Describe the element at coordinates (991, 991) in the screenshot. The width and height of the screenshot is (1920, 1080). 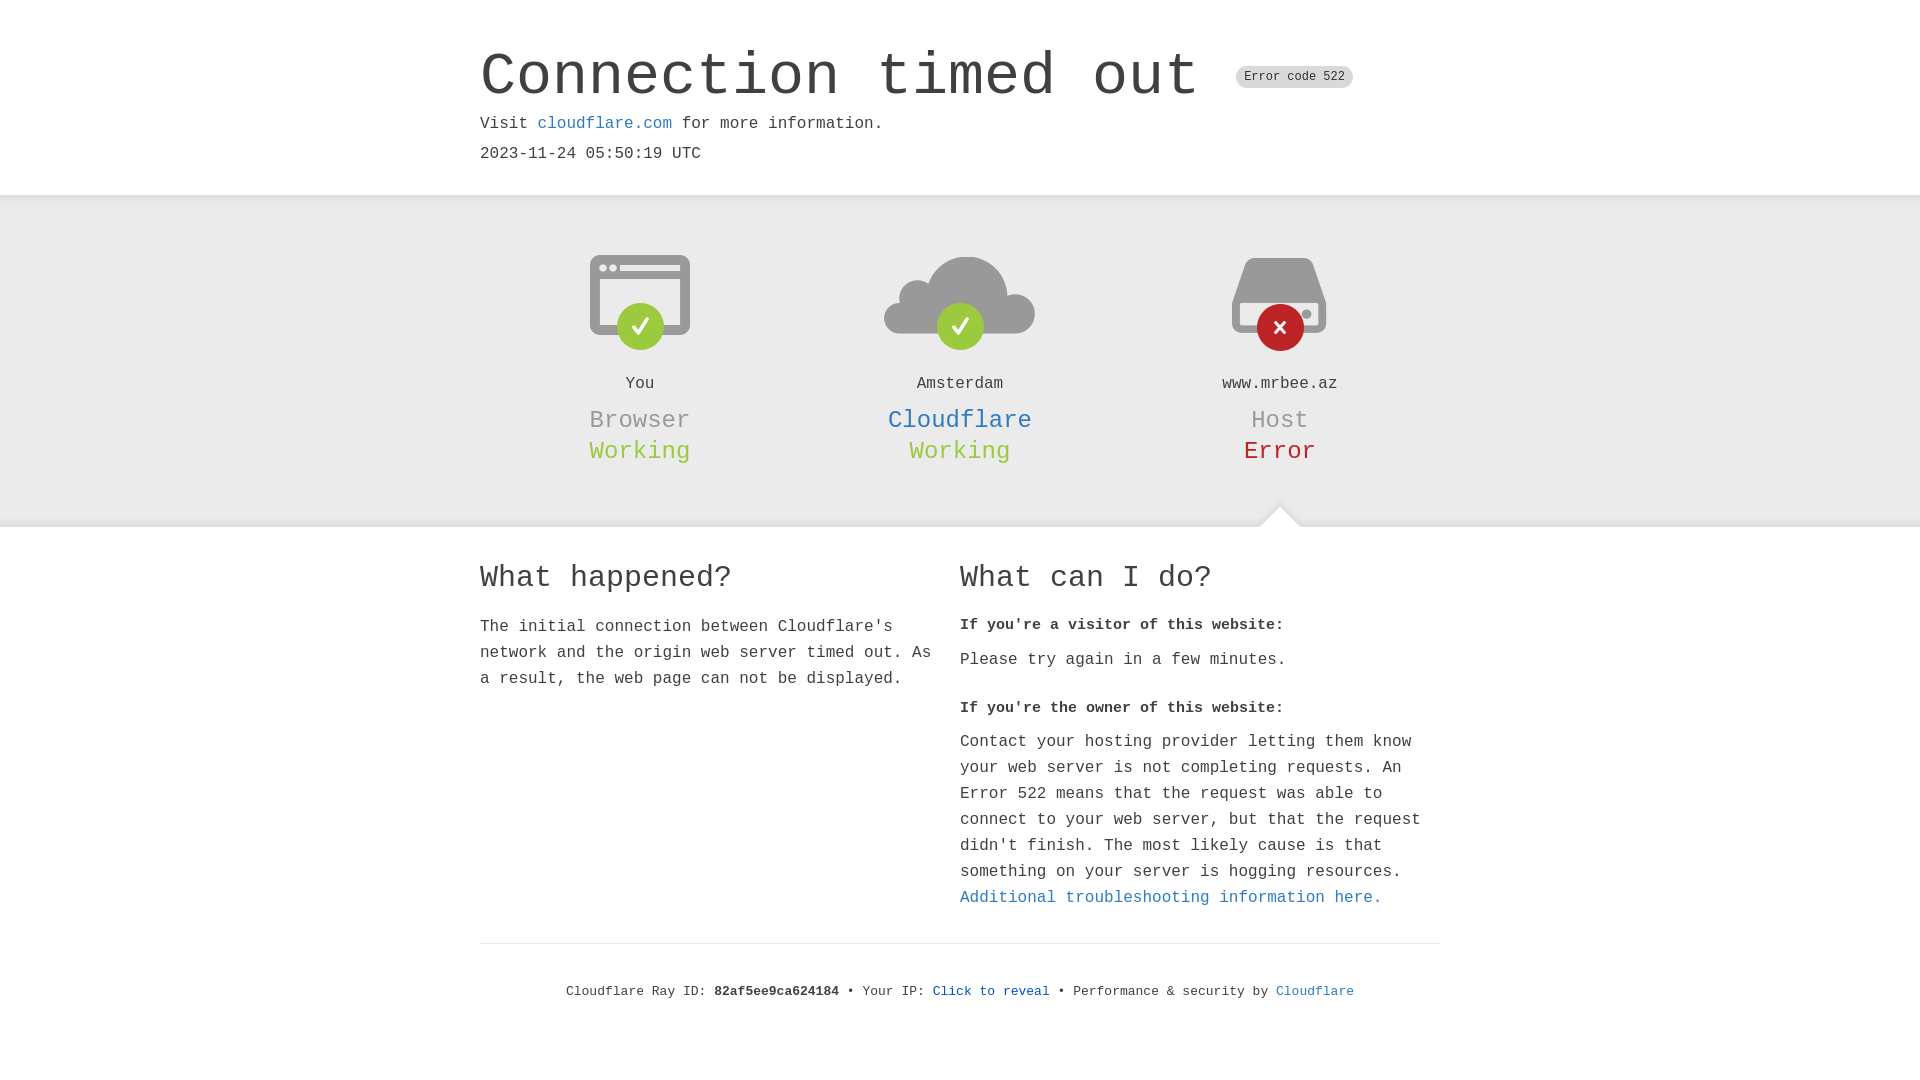
I see `'Click to reveal'` at that location.